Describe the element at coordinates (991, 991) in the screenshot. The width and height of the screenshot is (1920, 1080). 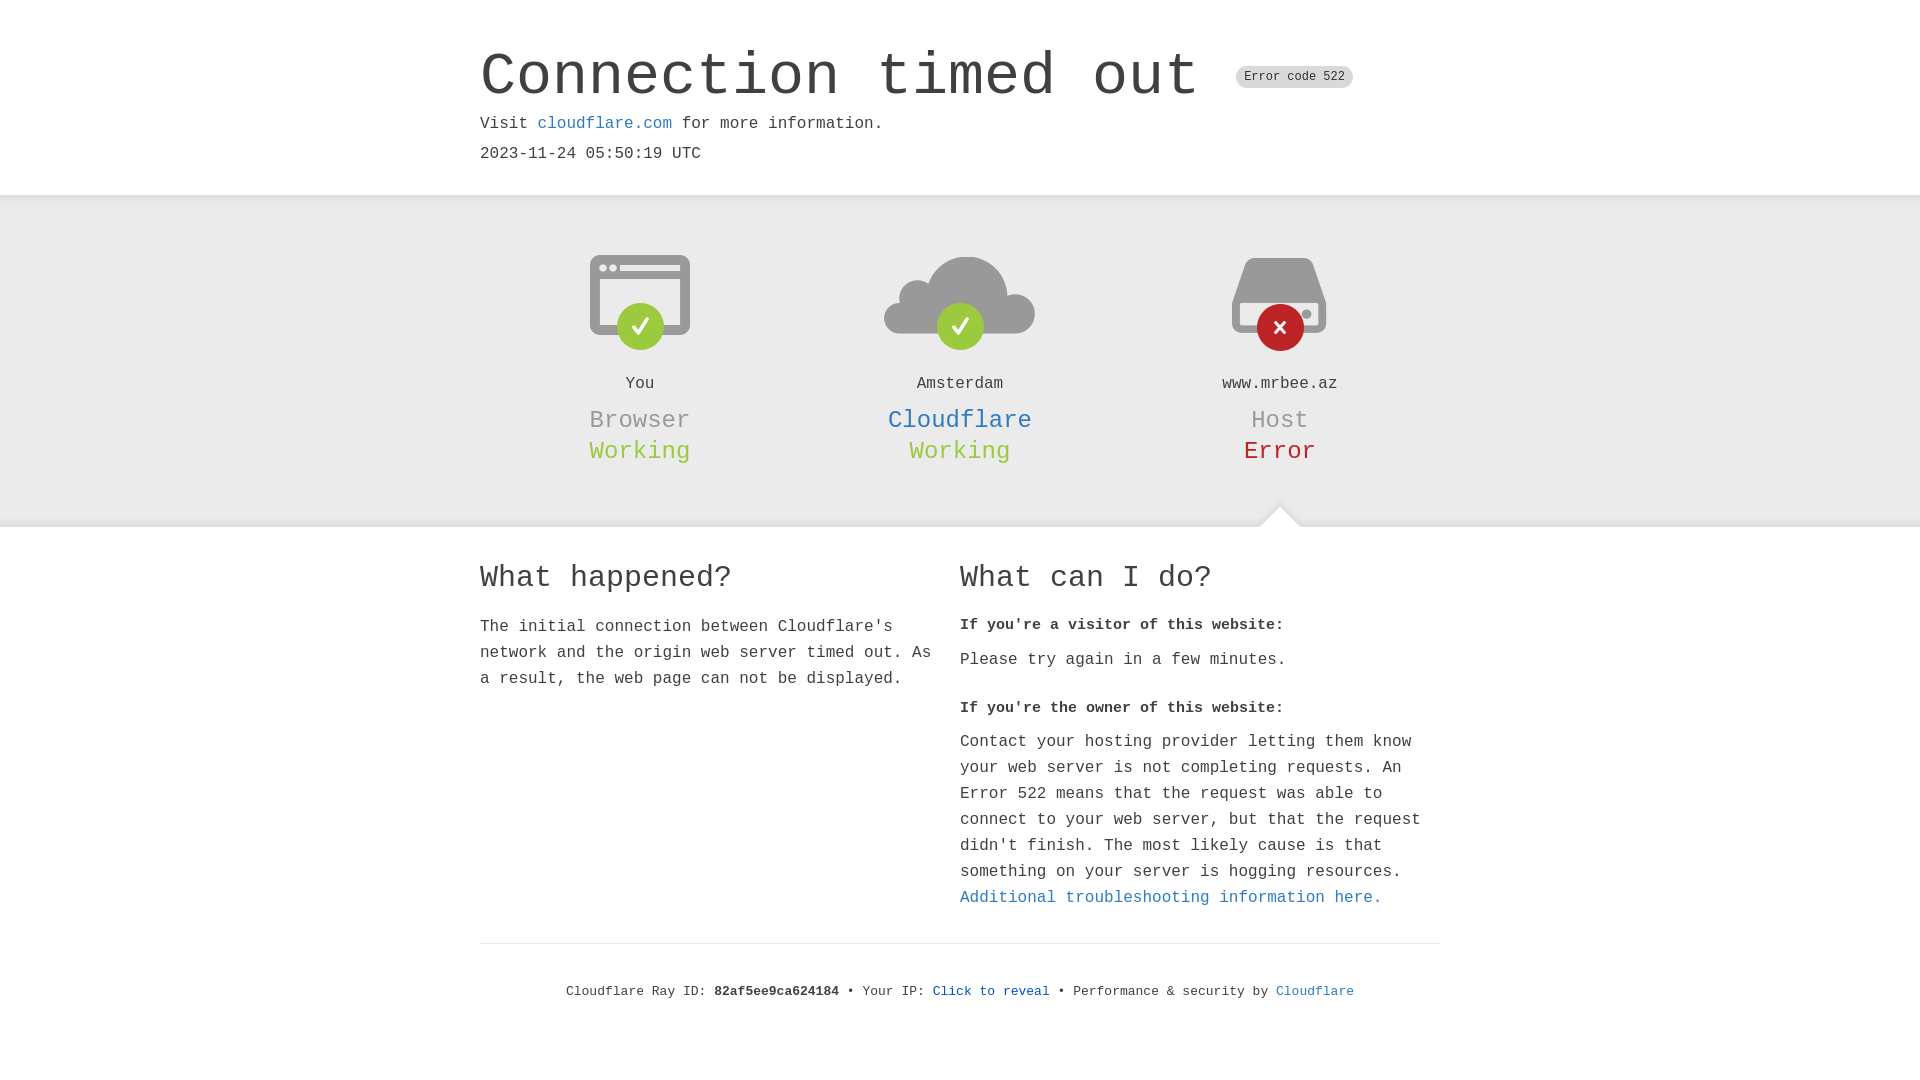
I see `'Click to reveal'` at that location.